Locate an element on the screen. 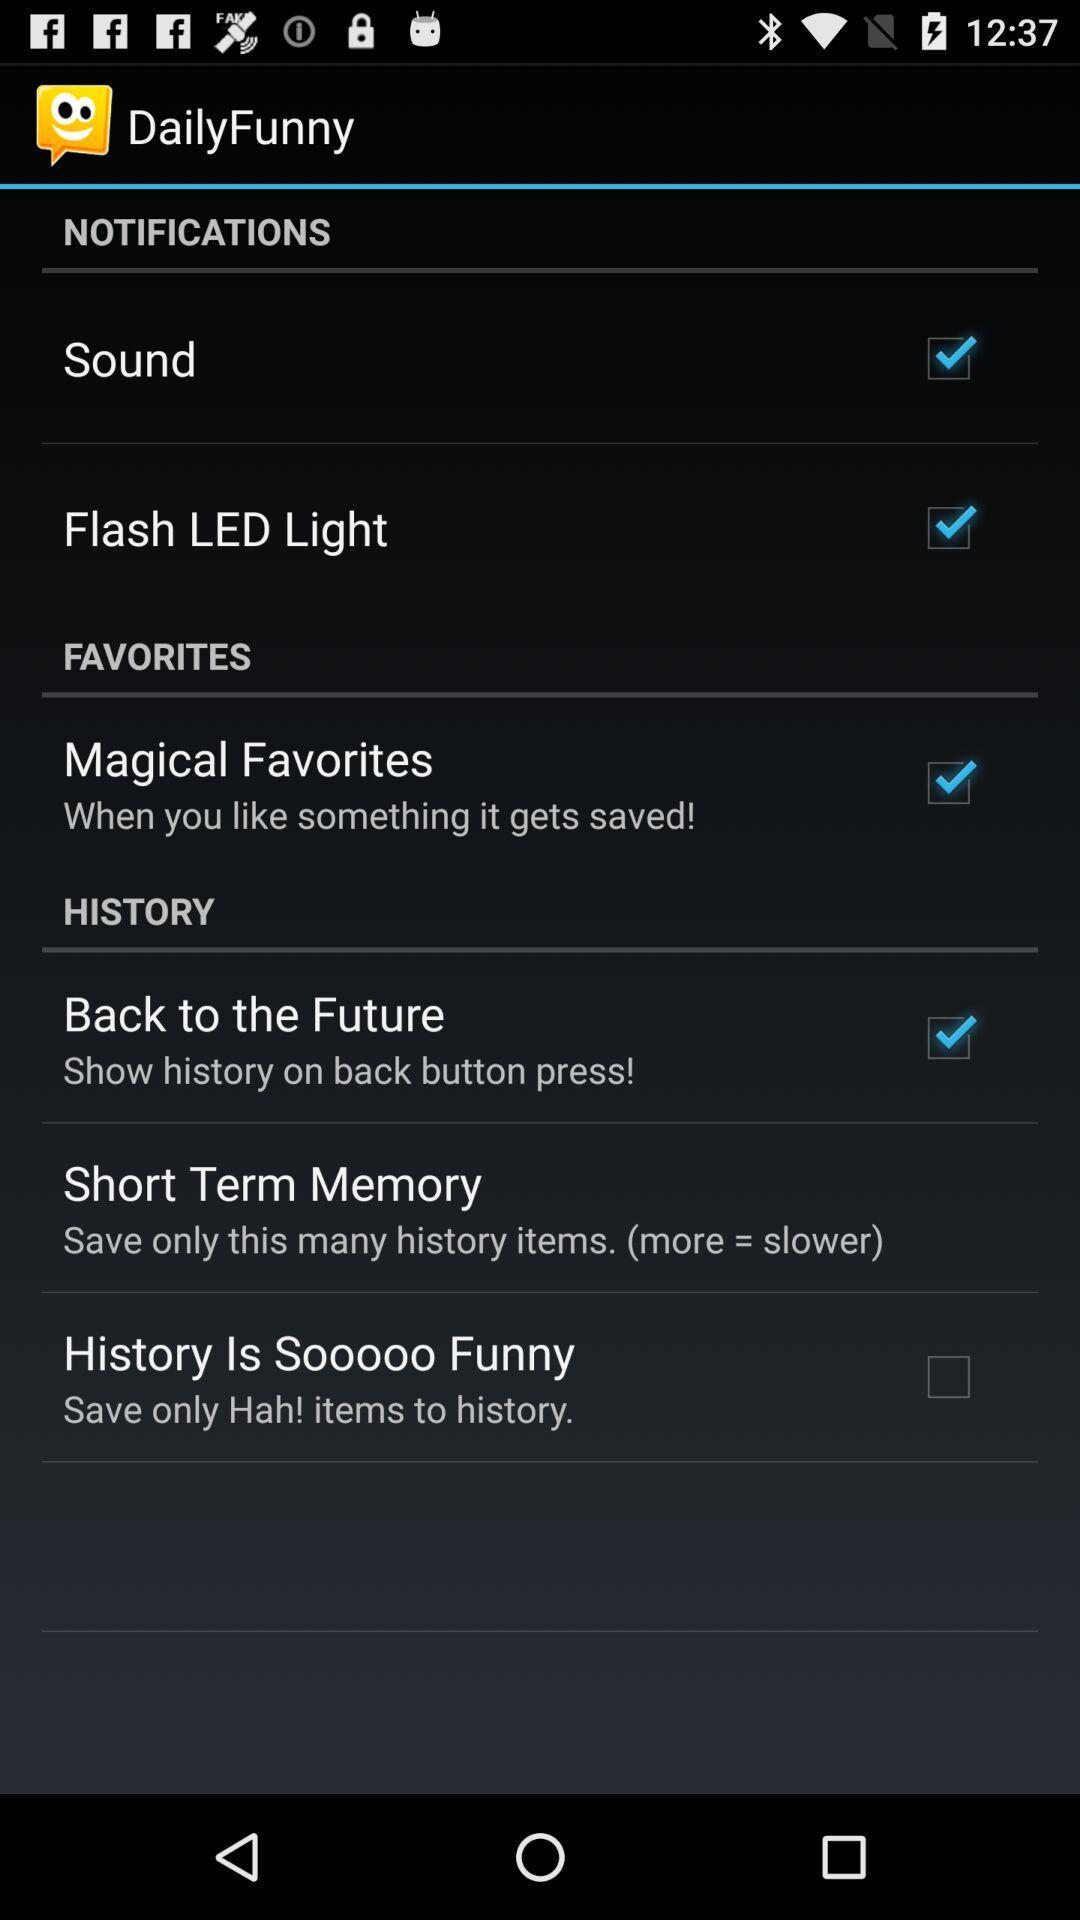 Image resolution: width=1080 pixels, height=1920 pixels. history is sooooo is located at coordinates (318, 1351).